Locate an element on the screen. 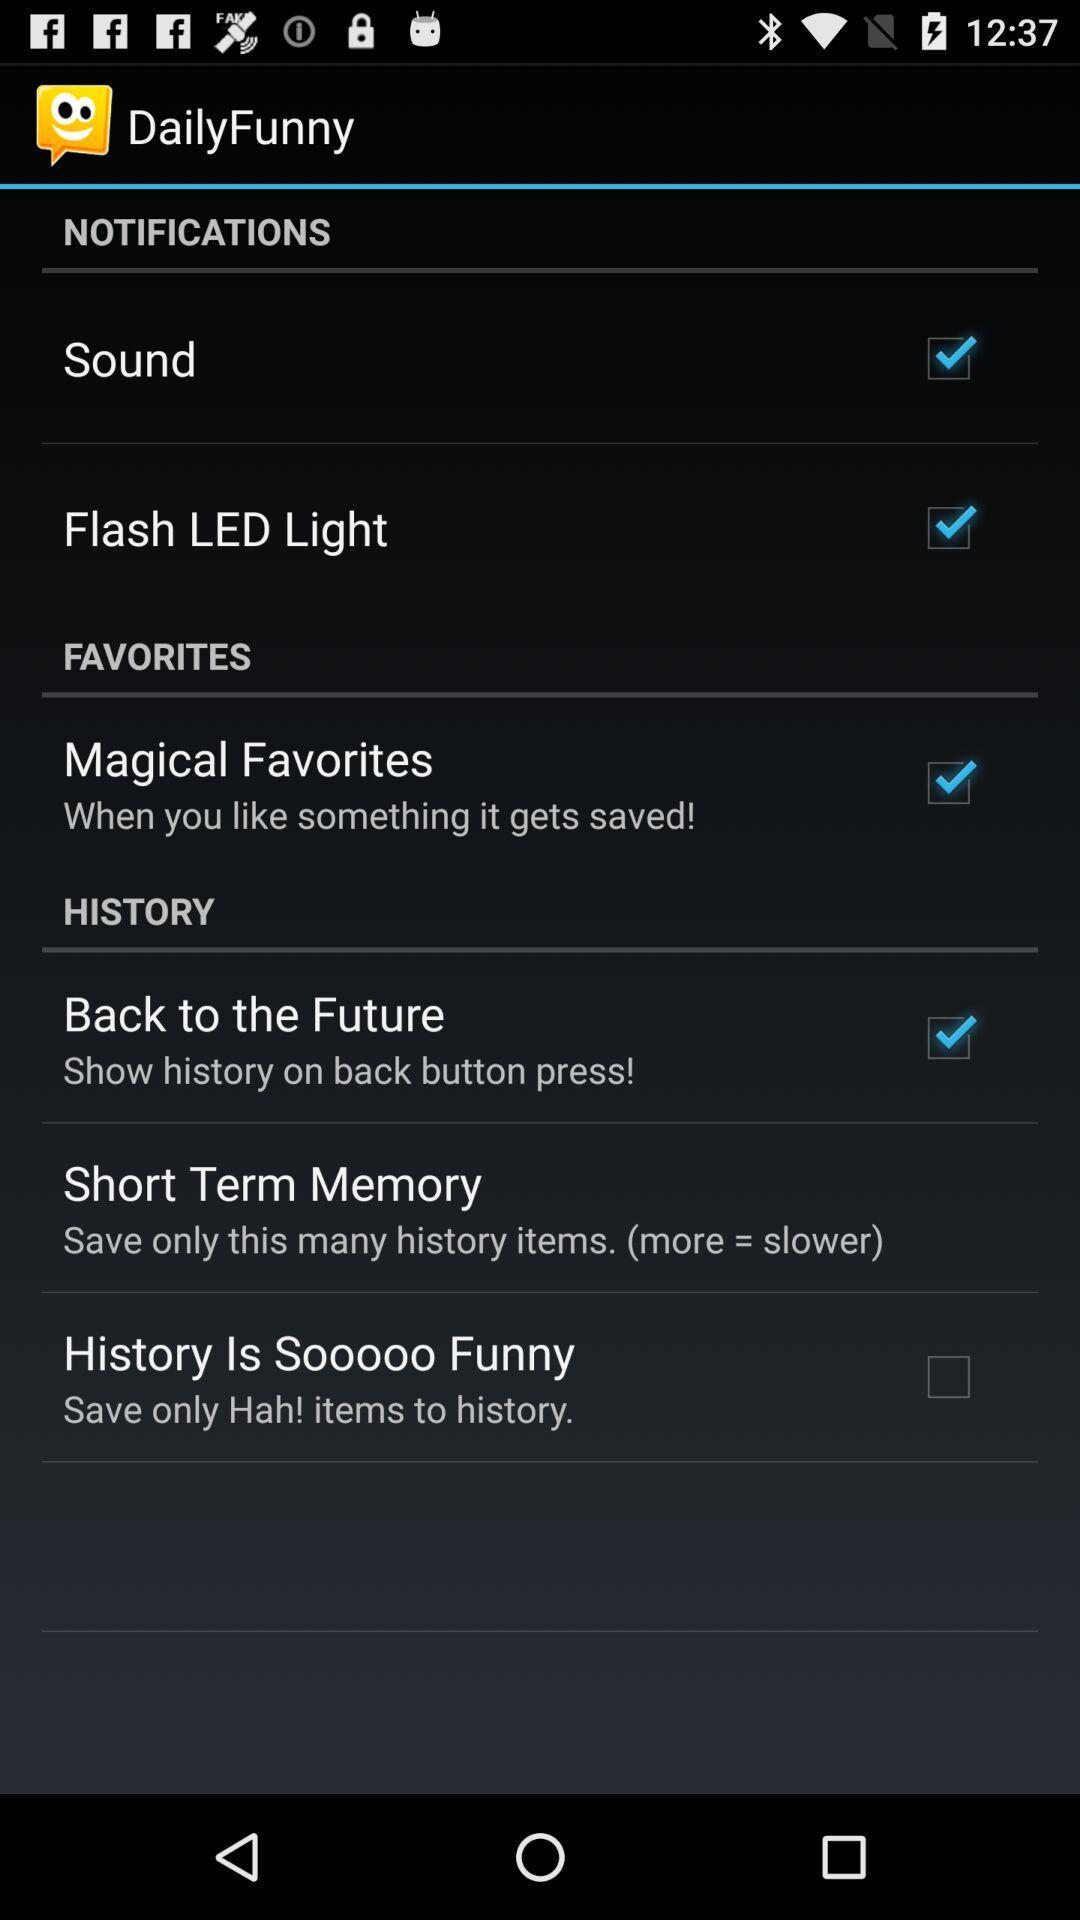 Image resolution: width=1080 pixels, height=1920 pixels. history is sooooo is located at coordinates (318, 1351).